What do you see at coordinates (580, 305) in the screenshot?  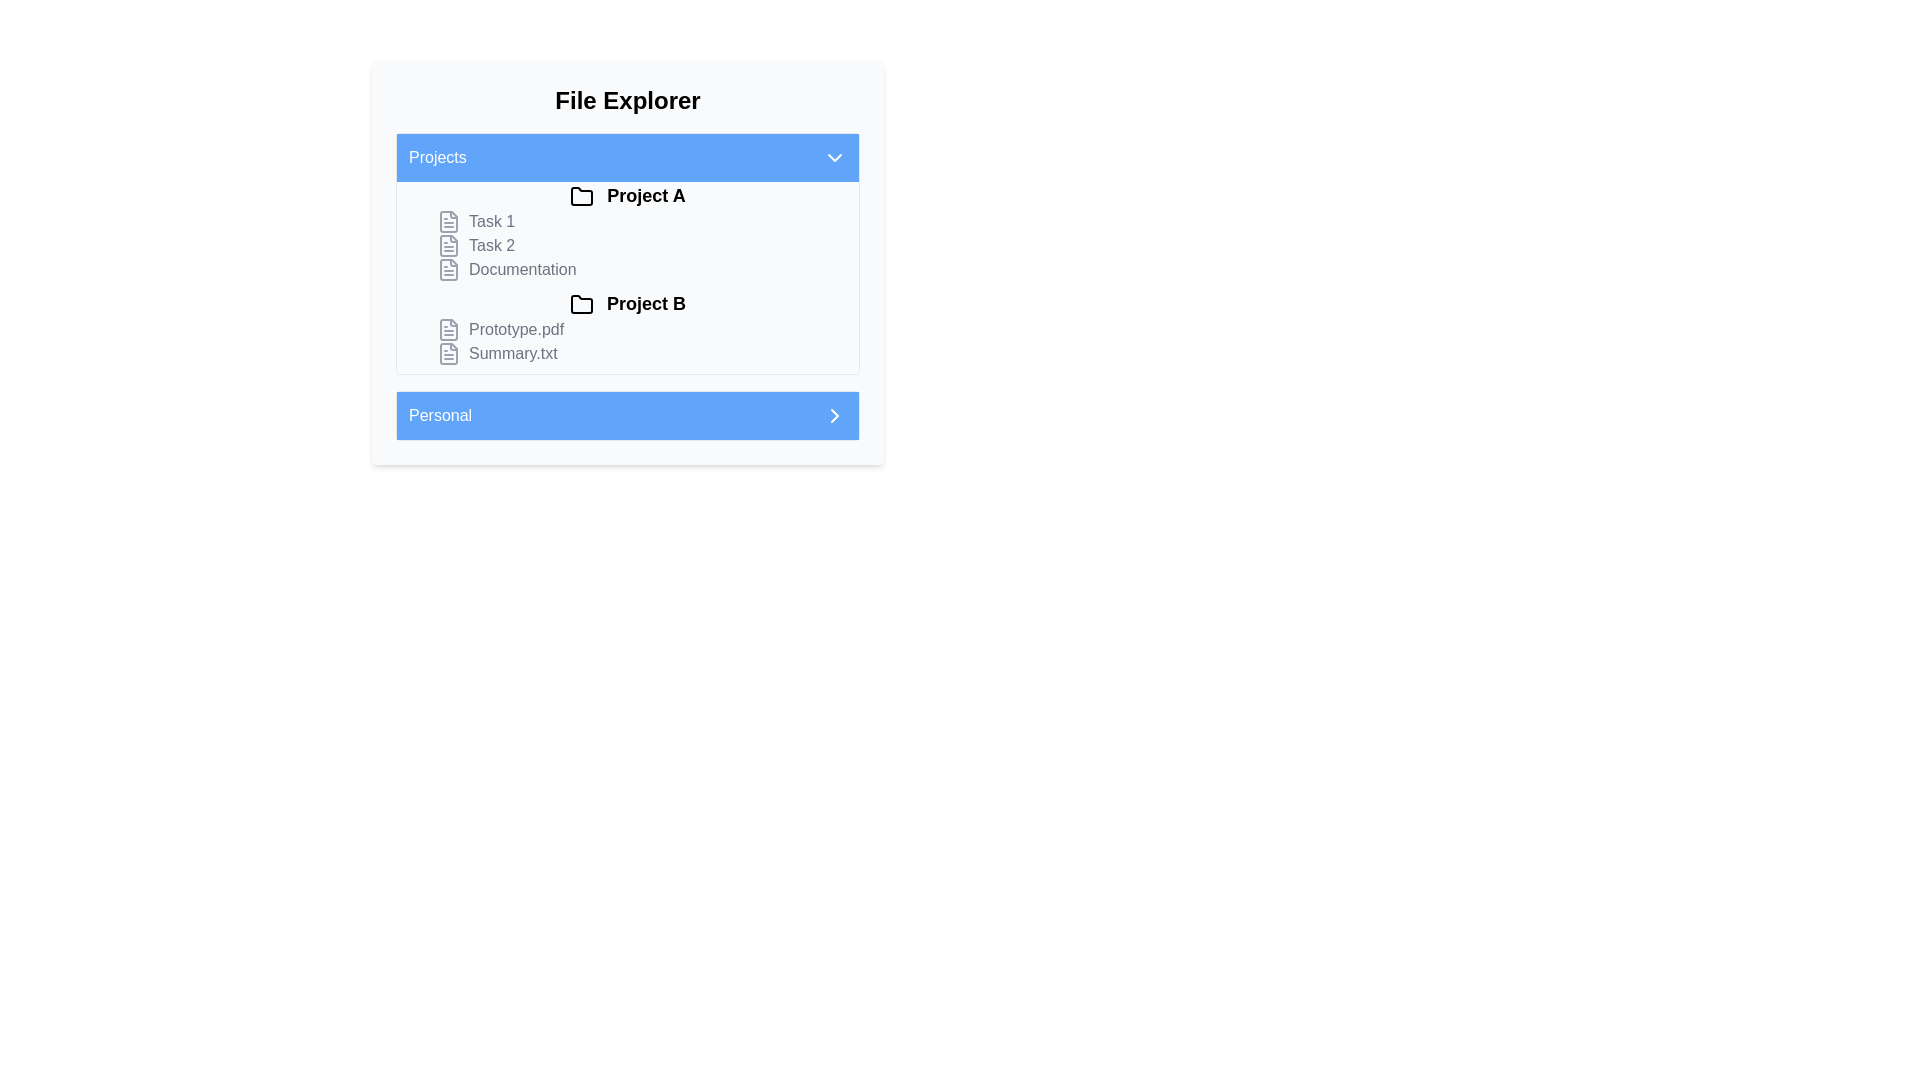 I see `the folder icon located to the left of the text 'Project B'` at bounding box center [580, 305].